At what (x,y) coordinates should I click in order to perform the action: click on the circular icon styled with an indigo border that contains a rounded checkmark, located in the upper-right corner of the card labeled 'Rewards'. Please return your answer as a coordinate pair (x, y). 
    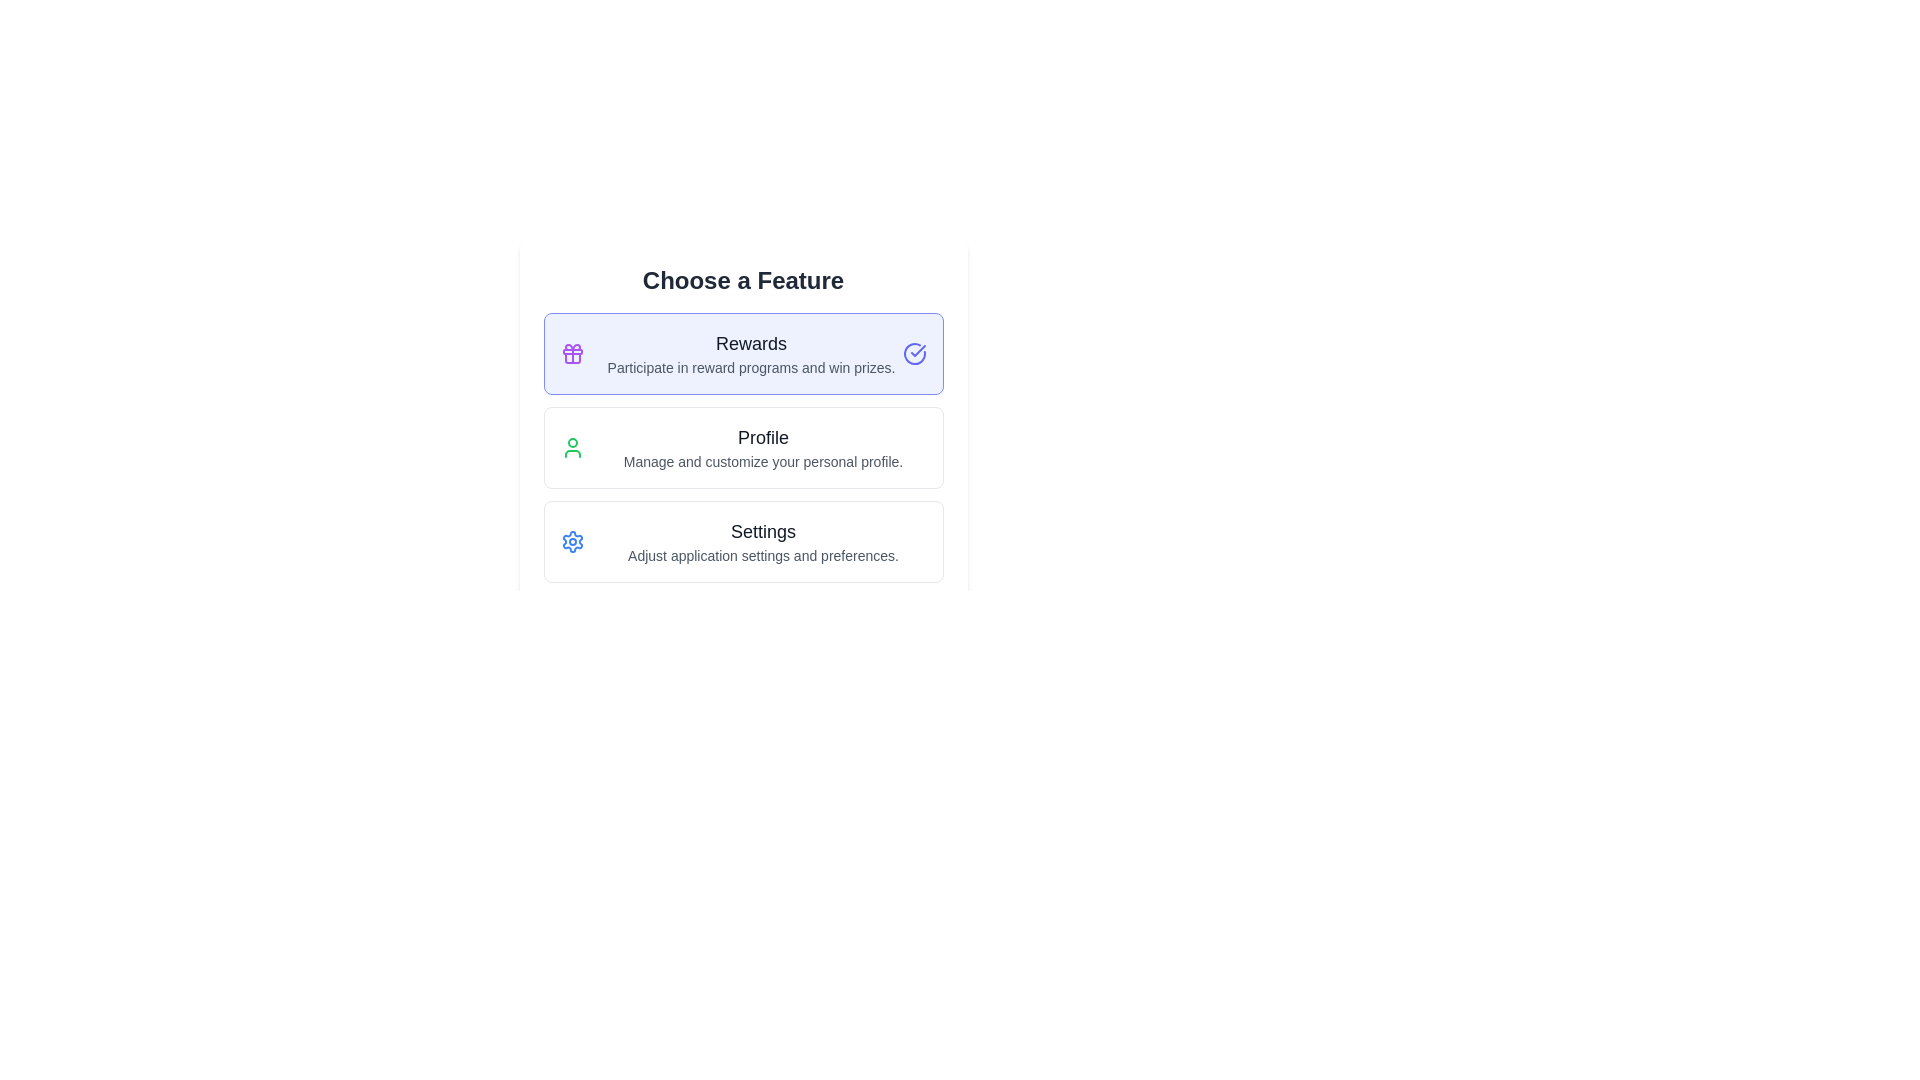
    Looking at the image, I should click on (913, 353).